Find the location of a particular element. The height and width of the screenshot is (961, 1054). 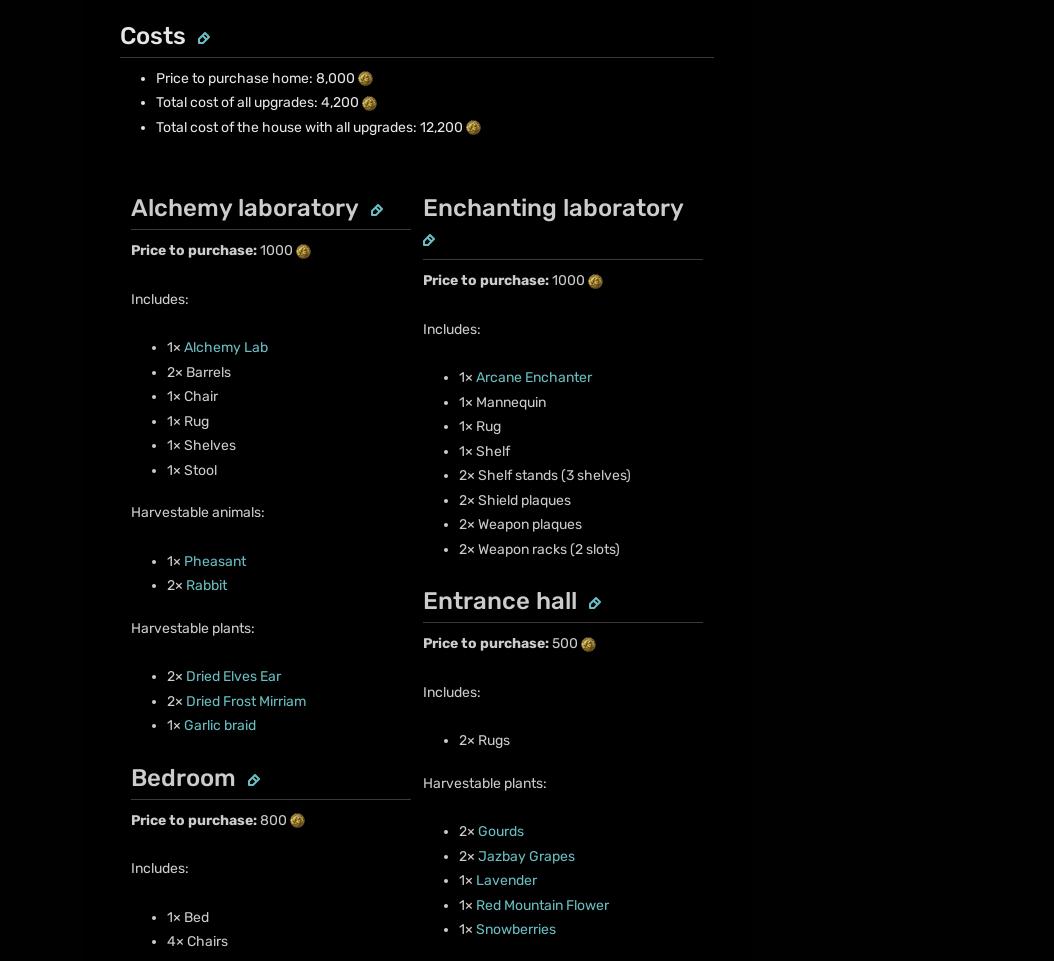

'What is Fandom?' is located at coordinates (137, 312).